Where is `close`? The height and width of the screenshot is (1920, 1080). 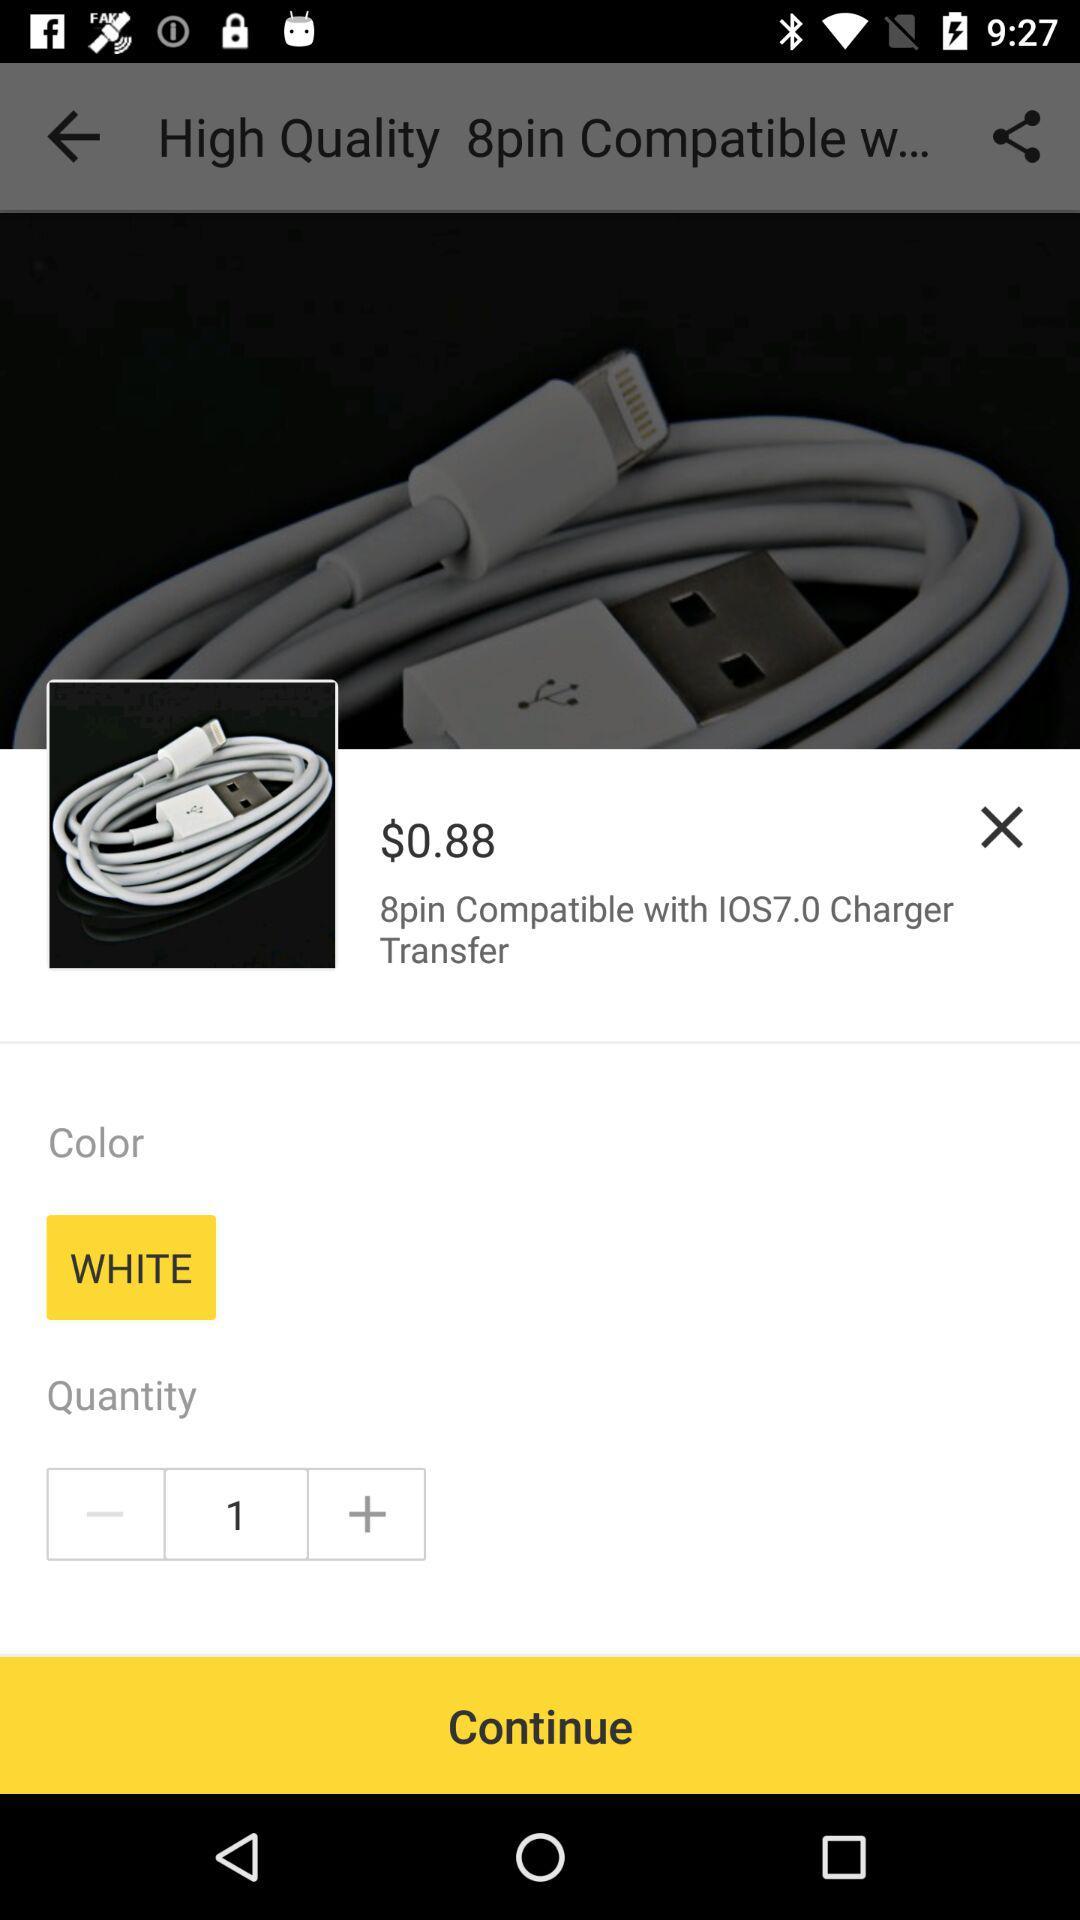 close is located at coordinates (1002, 827).